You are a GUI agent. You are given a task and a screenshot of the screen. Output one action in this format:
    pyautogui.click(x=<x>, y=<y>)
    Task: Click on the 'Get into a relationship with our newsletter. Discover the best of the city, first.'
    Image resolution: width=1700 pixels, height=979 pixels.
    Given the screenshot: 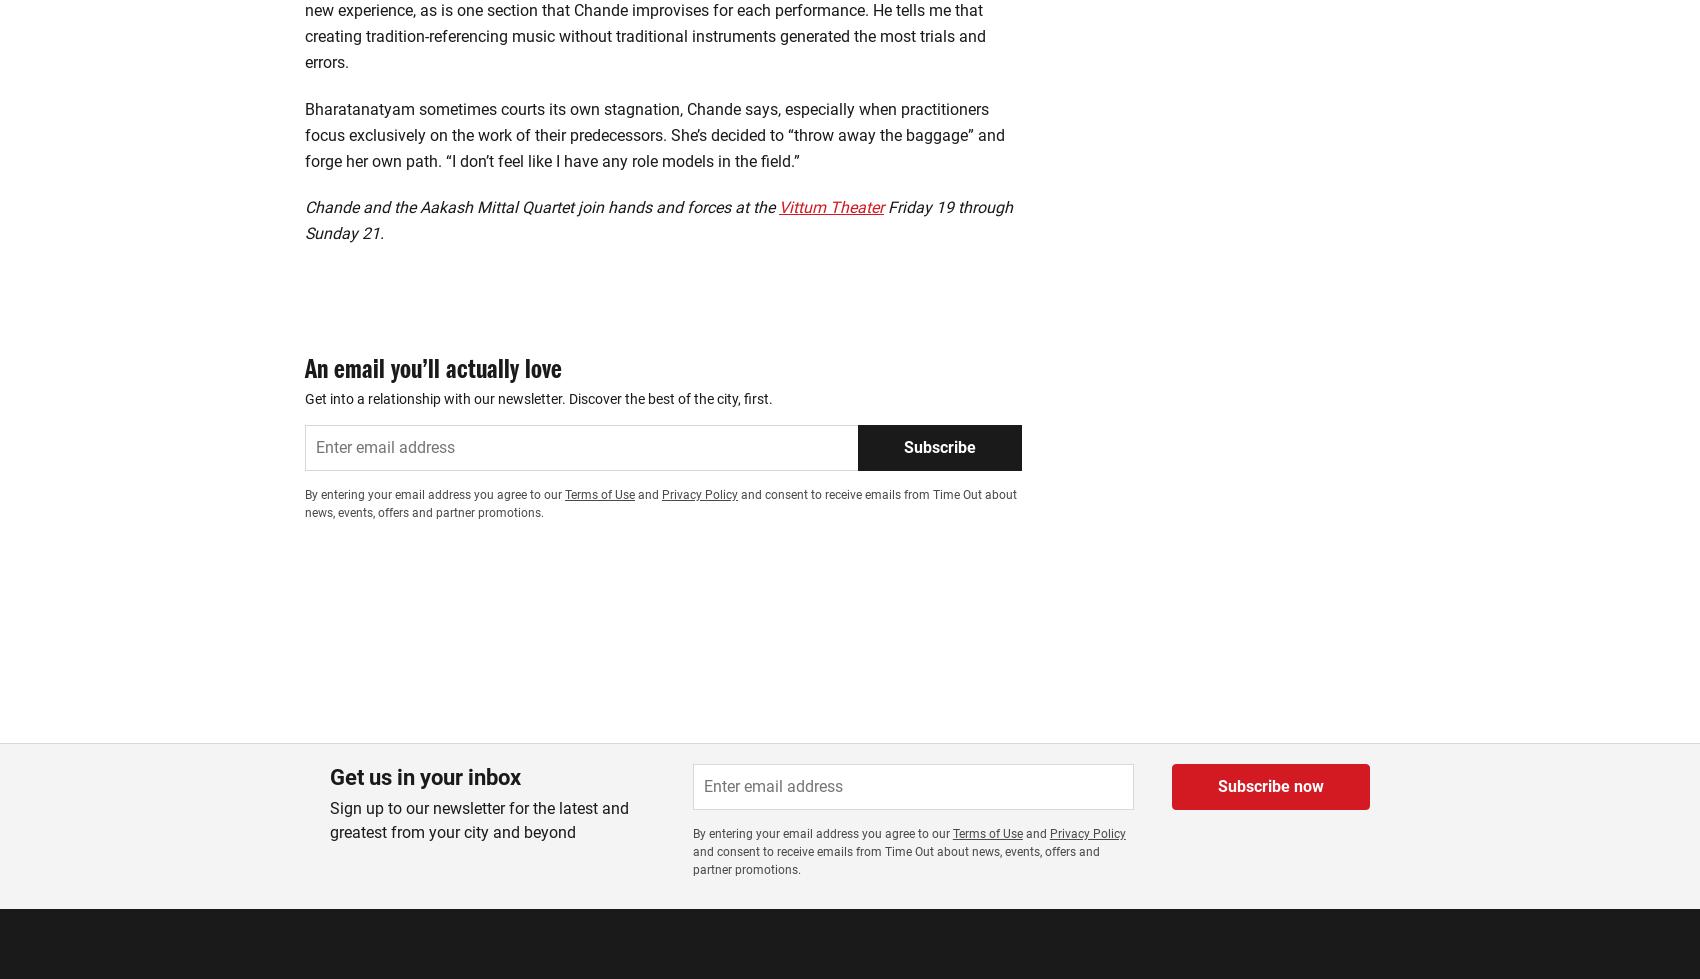 What is the action you would take?
    pyautogui.click(x=538, y=307)
    